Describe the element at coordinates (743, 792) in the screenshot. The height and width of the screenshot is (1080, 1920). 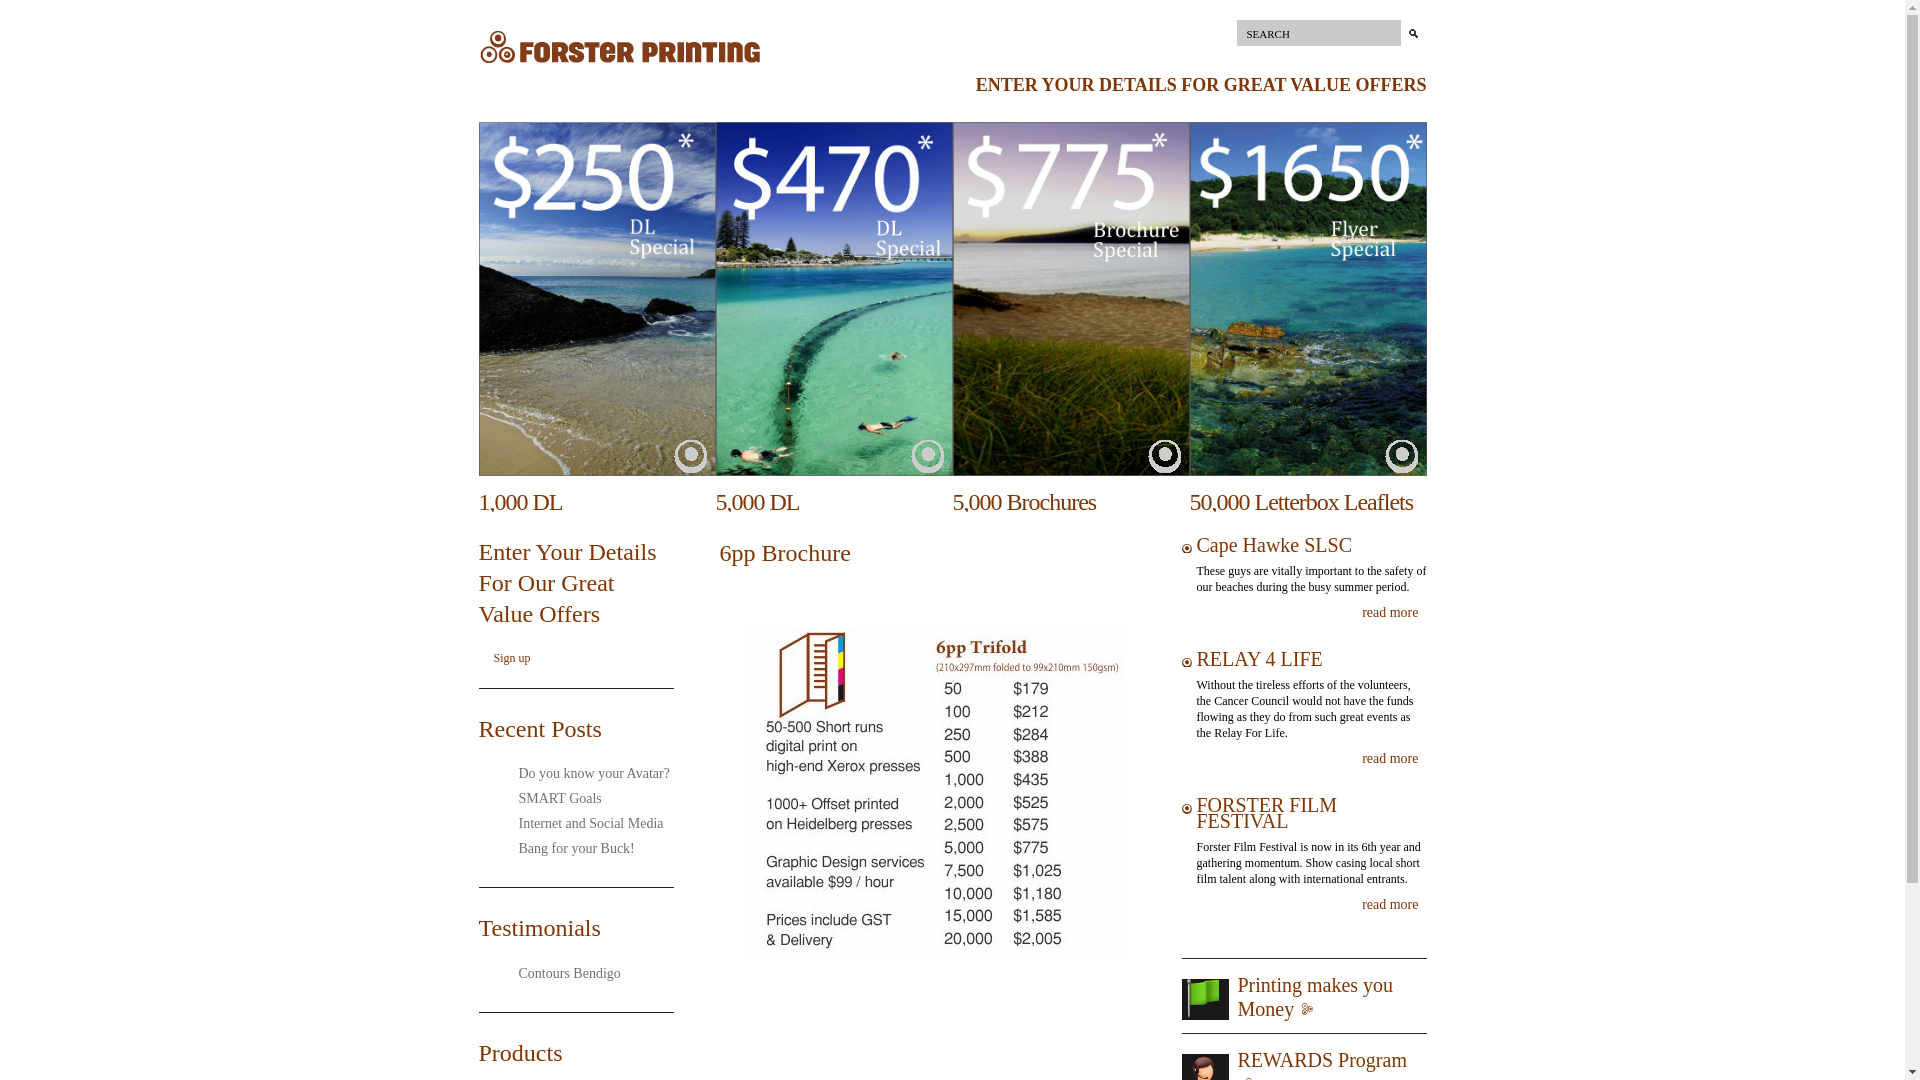
I see `'6pp A4 to DL double sided prices'` at that location.